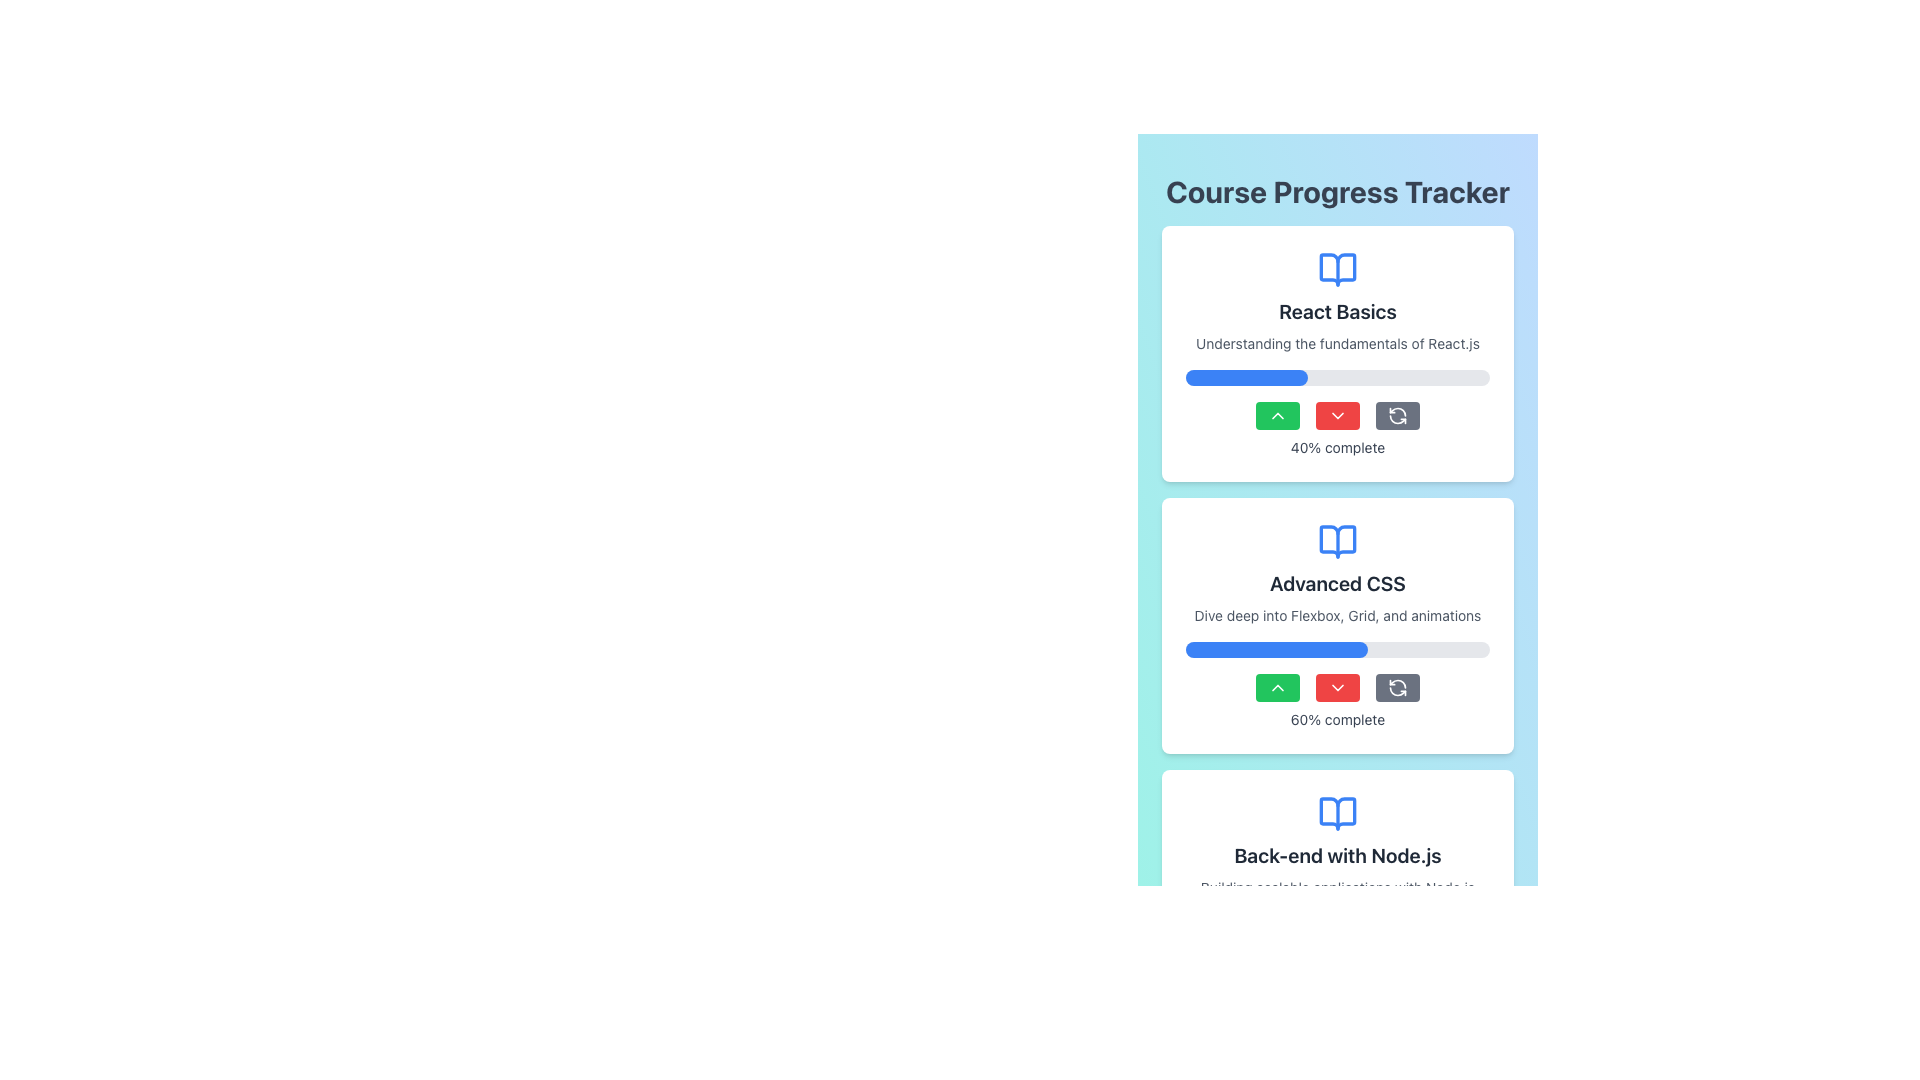 Image resolution: width=1920 pixels, height=1080 pixels. What do you see at coordinates (1338, 270) in the screenshot?
I see `the icon representing the course or learning module located at the top center of the card above the text 'React Basics'` at bounding box center [1338, 270].